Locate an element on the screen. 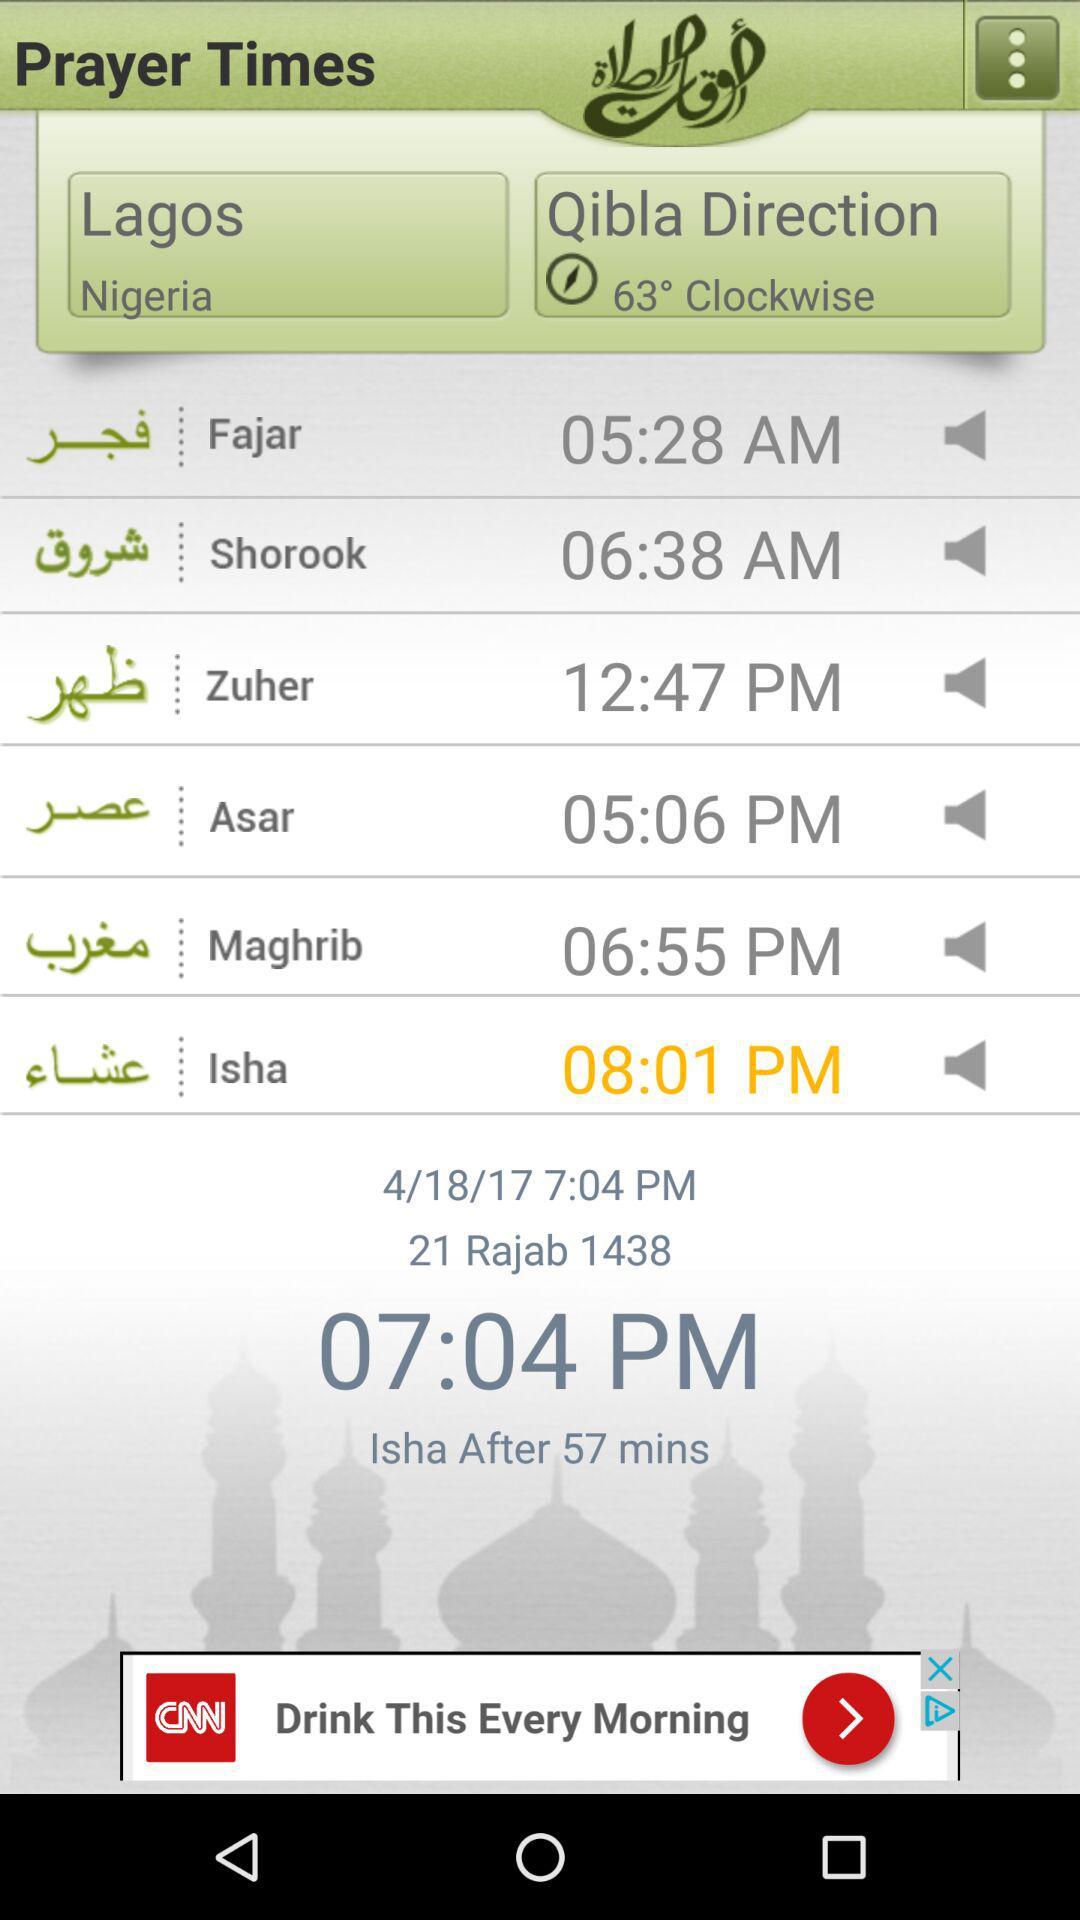 Image resolution: width=1080 pixels, height=1920 pixels. advertisement banner is located at coordinates (540, 1713).